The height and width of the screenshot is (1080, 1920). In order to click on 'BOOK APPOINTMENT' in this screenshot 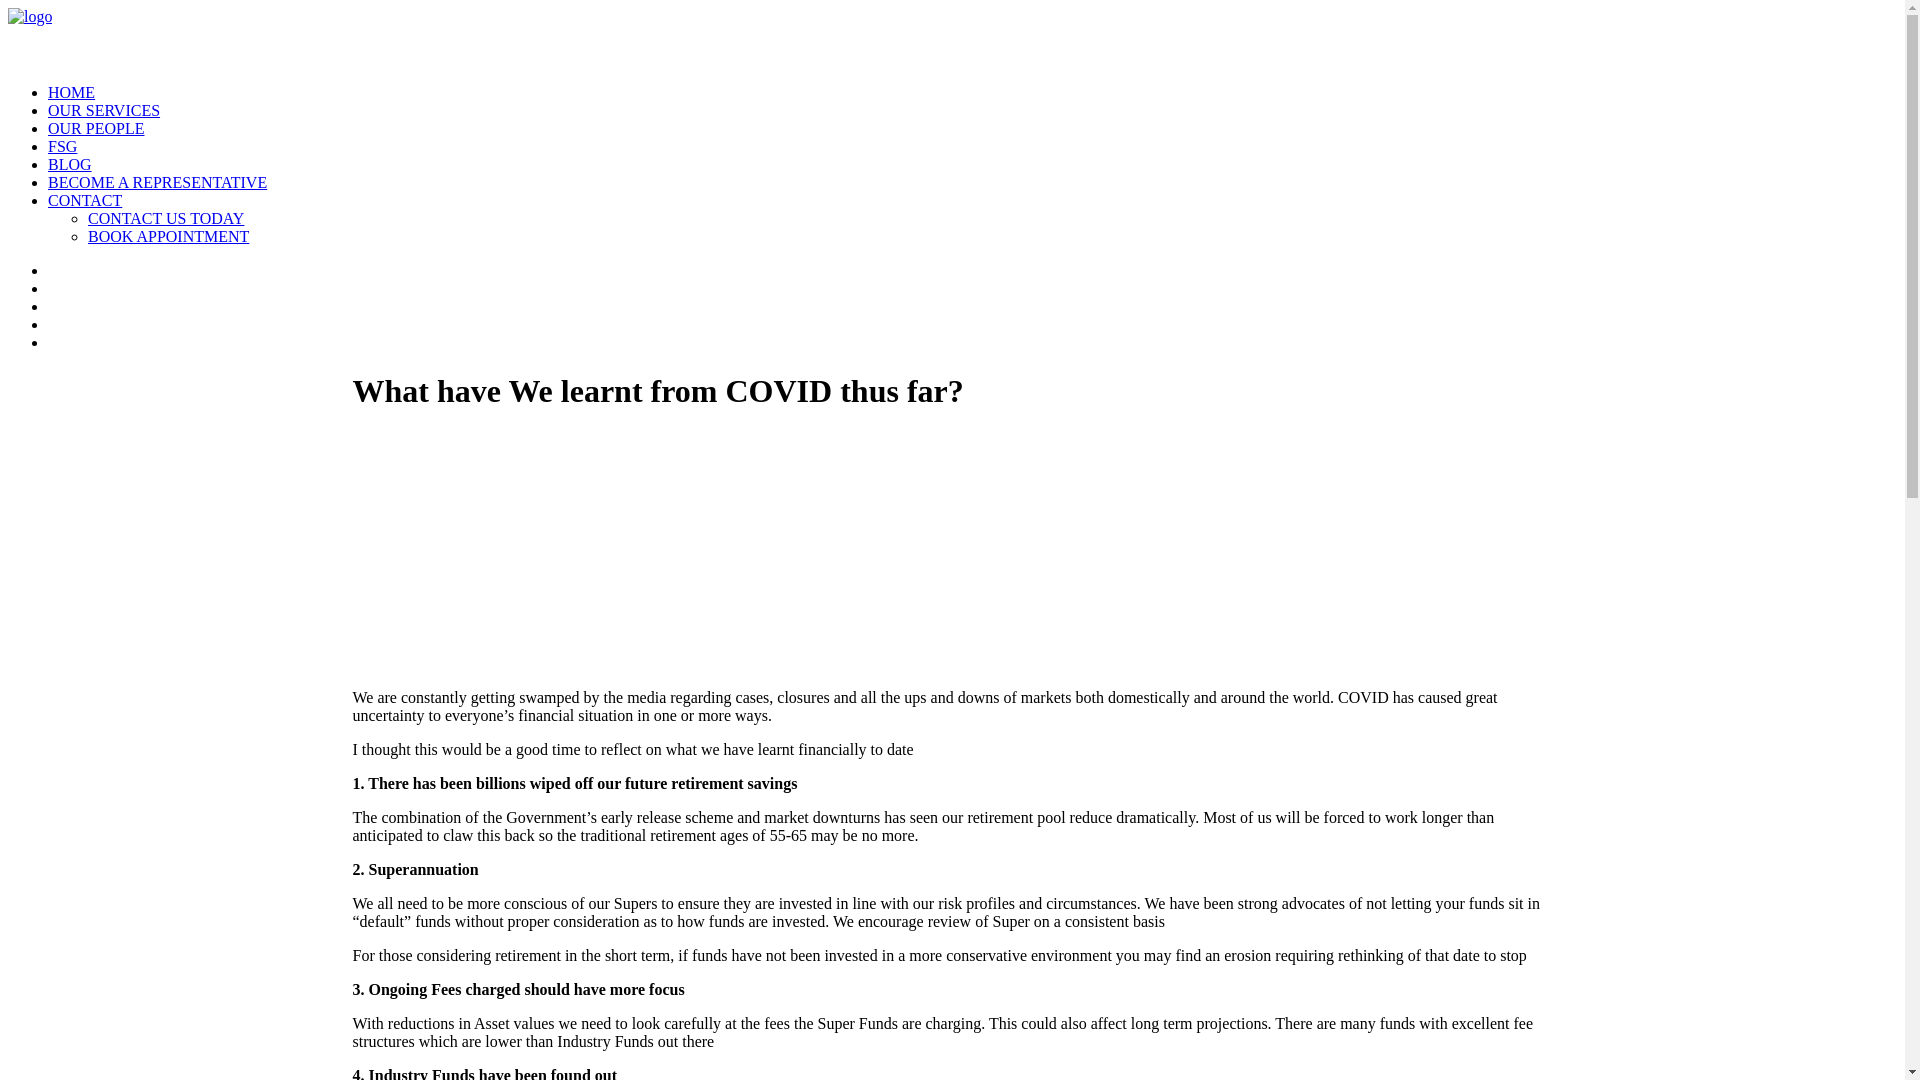, I will do `click(168, 235)`.